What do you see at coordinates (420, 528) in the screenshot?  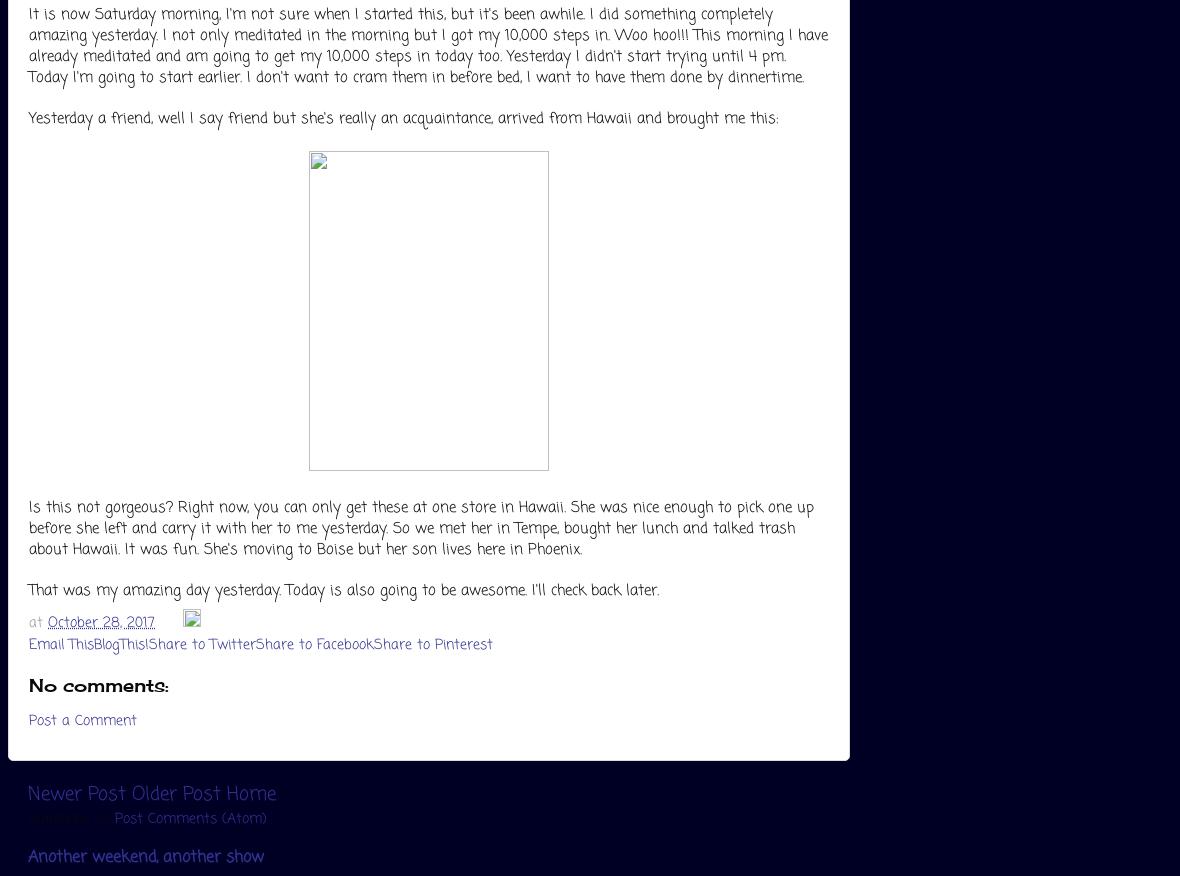 I see `'Is this not gorgeous? Right now, you can only get these at one store in Hawaii. She was nice enough to pick one up before she left and carry it with her to me yesterday. So we met her in Tempe, bought her lunch and talked trash about Hawaii. It was fun. She's moving to Boise but her son lives here in Phoenix.'` at bounding box center [420, 528].